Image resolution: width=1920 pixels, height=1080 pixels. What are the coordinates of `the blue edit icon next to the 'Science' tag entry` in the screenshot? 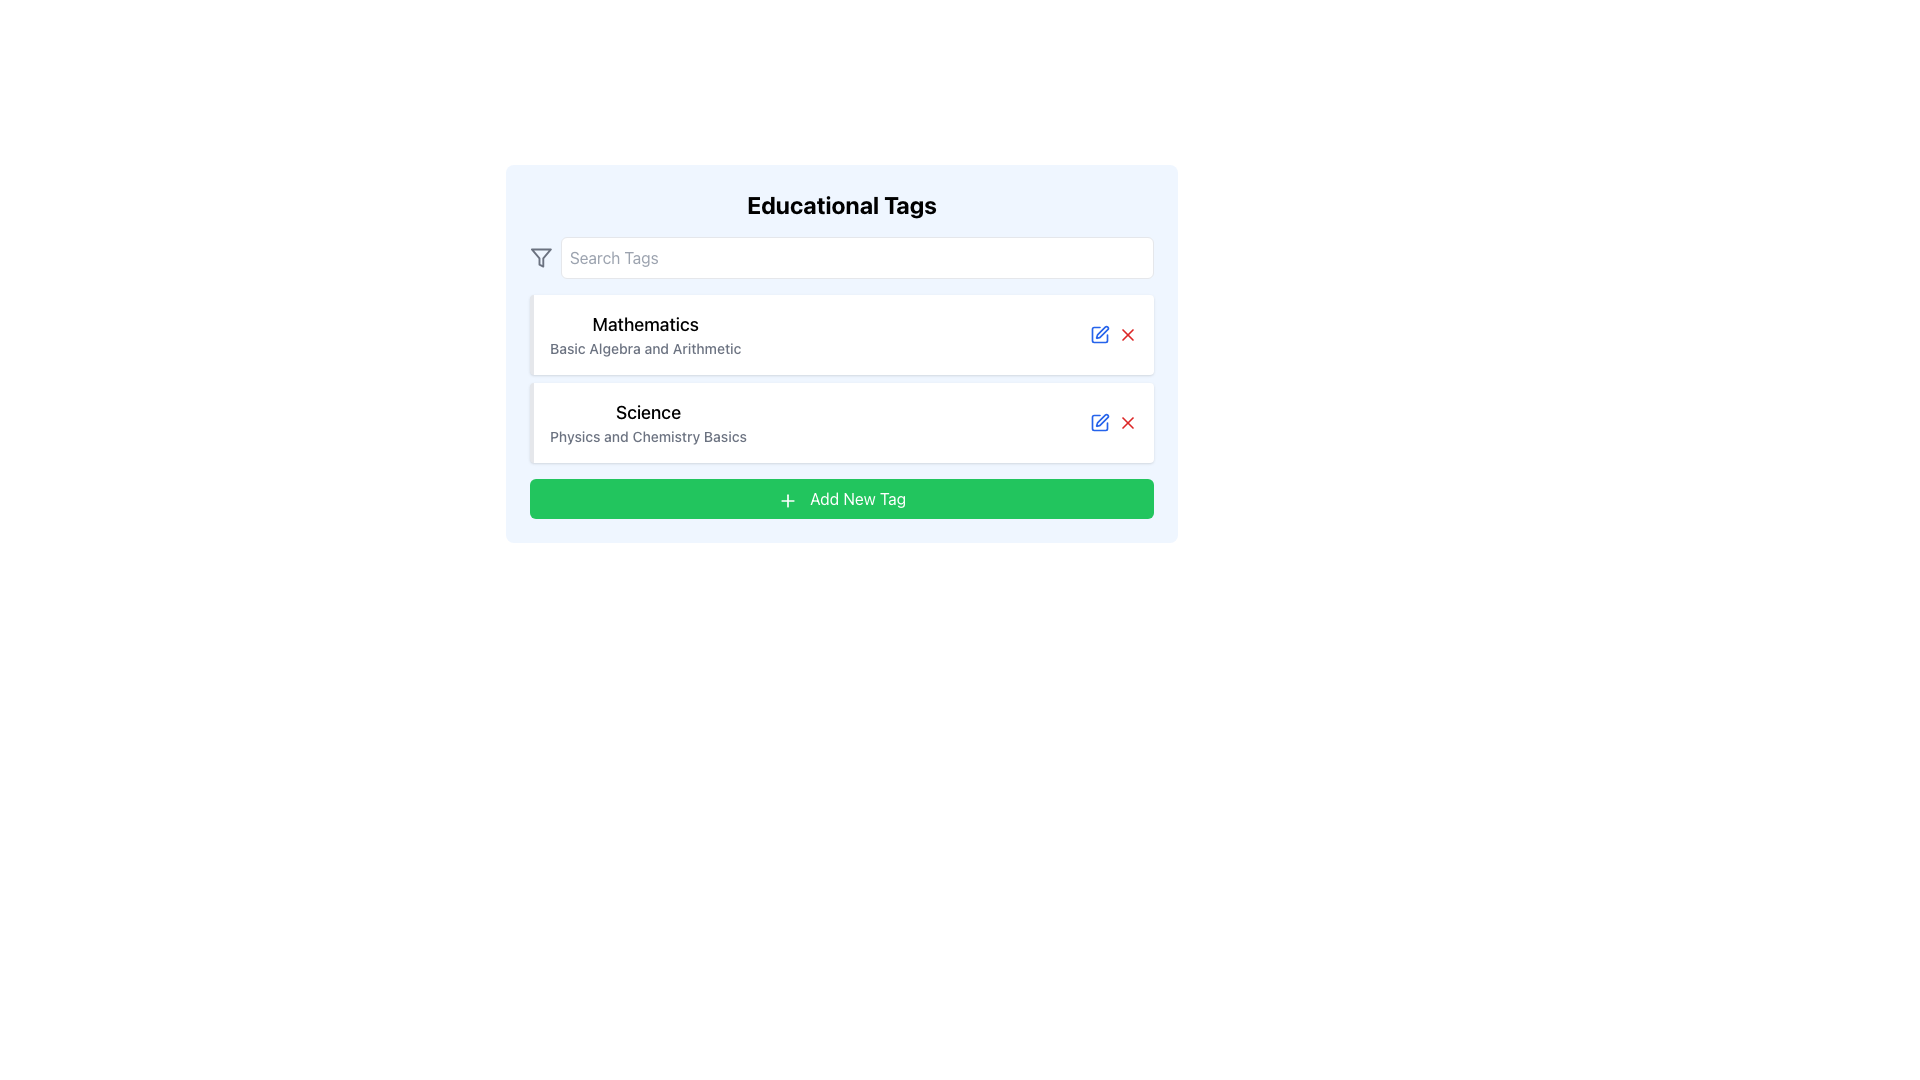 It's located at (1098, 422).